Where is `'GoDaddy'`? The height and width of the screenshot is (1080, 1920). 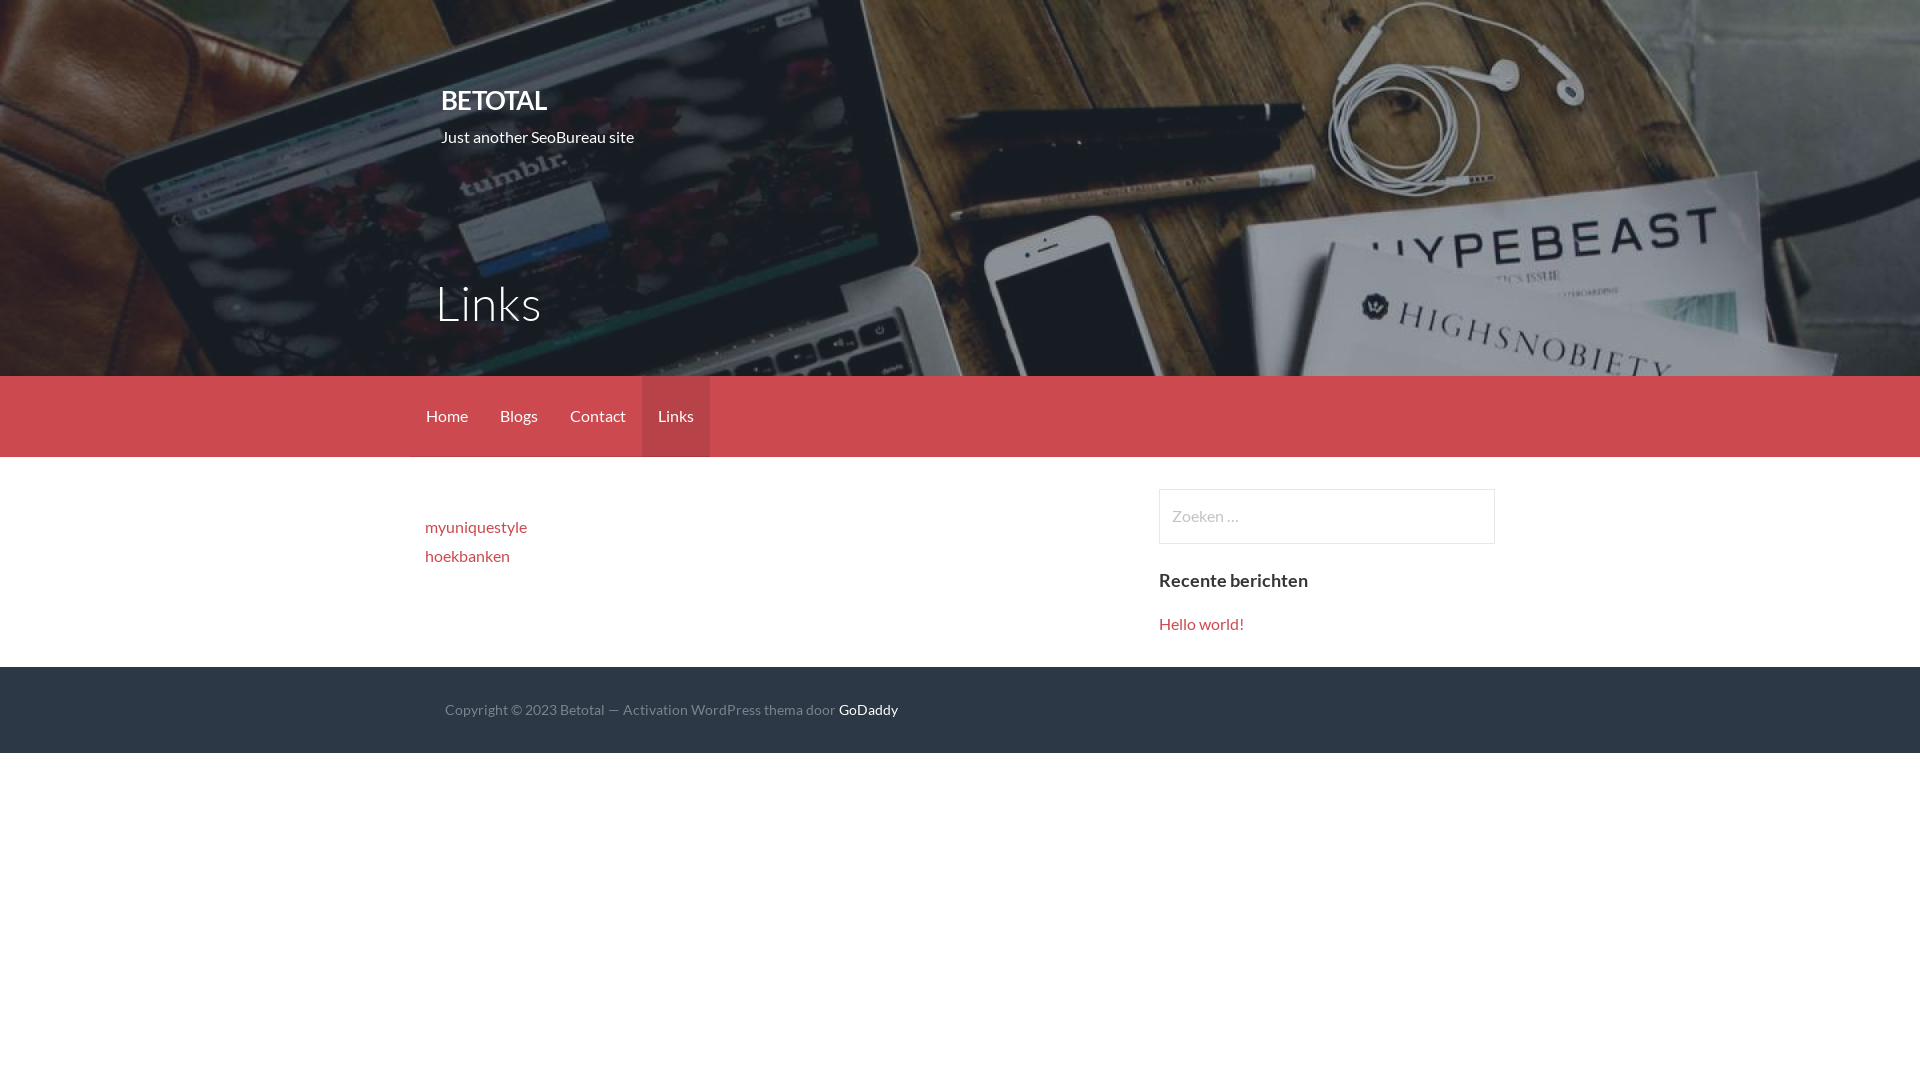
'GoDaddy' is located at coordinates (868, 708).